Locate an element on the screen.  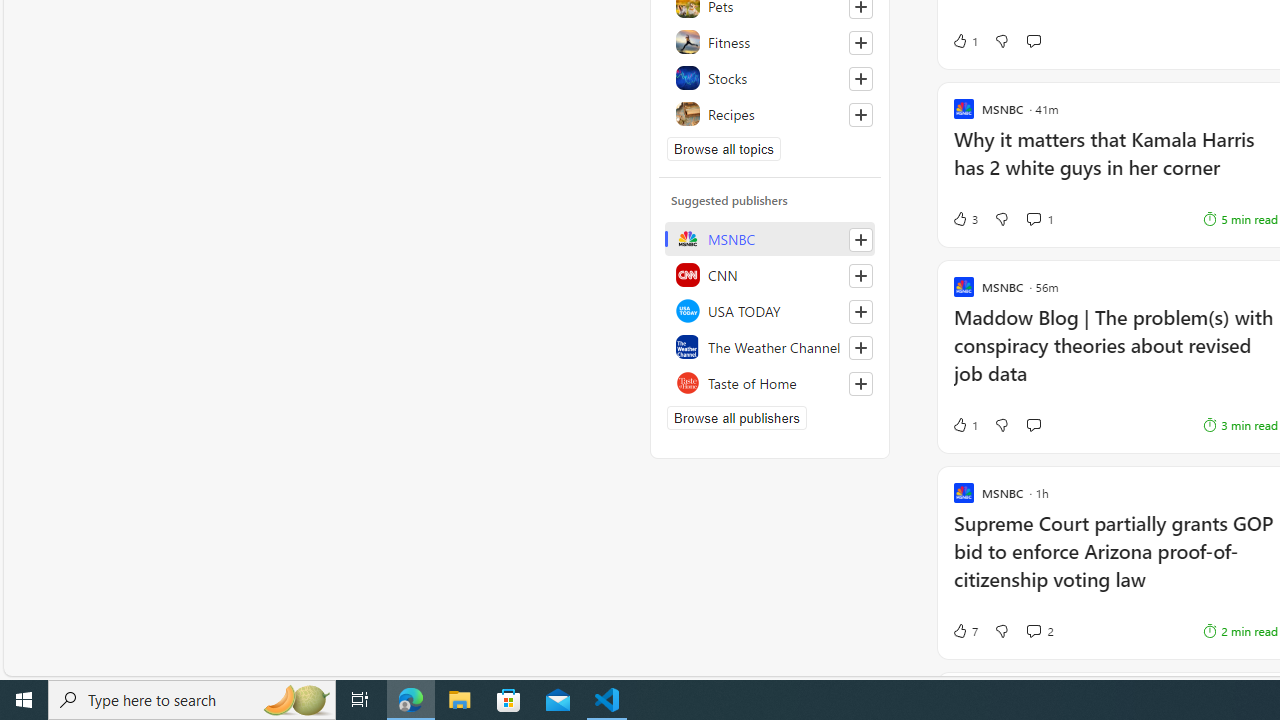
'1 Like' is located at coordinates (964, 424).